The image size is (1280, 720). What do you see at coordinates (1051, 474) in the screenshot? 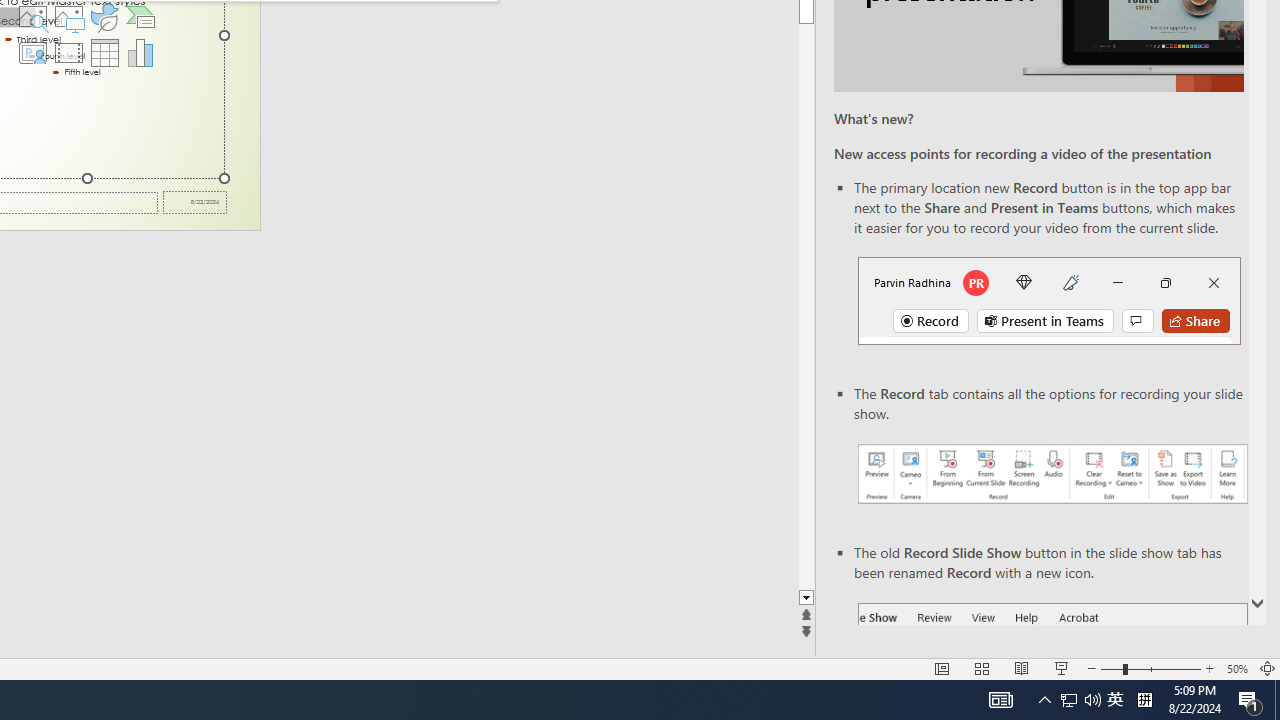
I see `'Record your presentations screenshot one'` at bounding box center [1051, 474].